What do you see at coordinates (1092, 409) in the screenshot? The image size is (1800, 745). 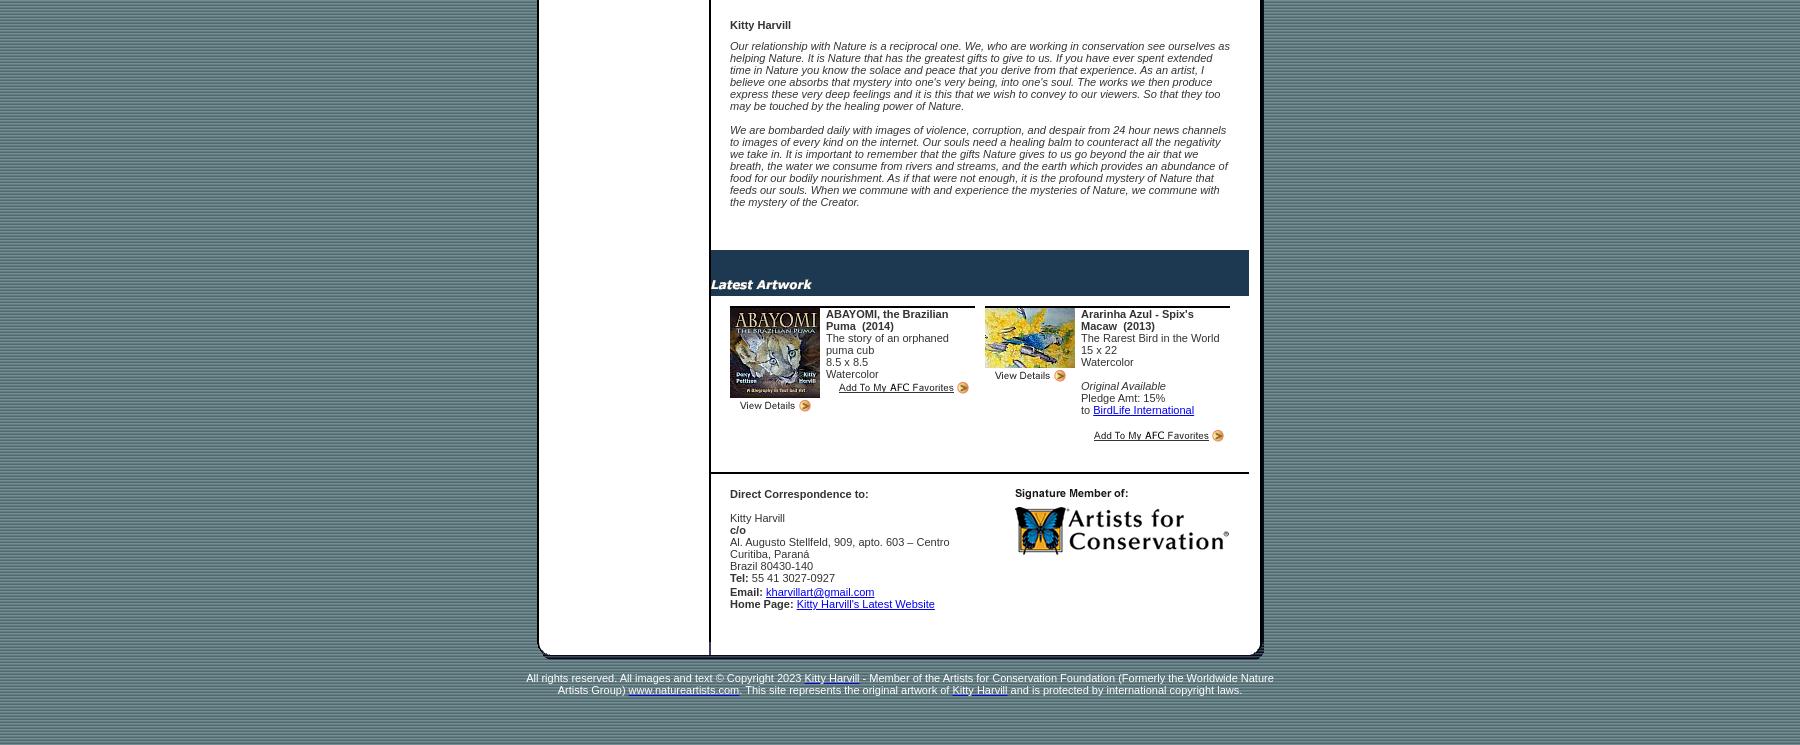 I see `'BirdLife International'` at bounding box center [1092, 409].